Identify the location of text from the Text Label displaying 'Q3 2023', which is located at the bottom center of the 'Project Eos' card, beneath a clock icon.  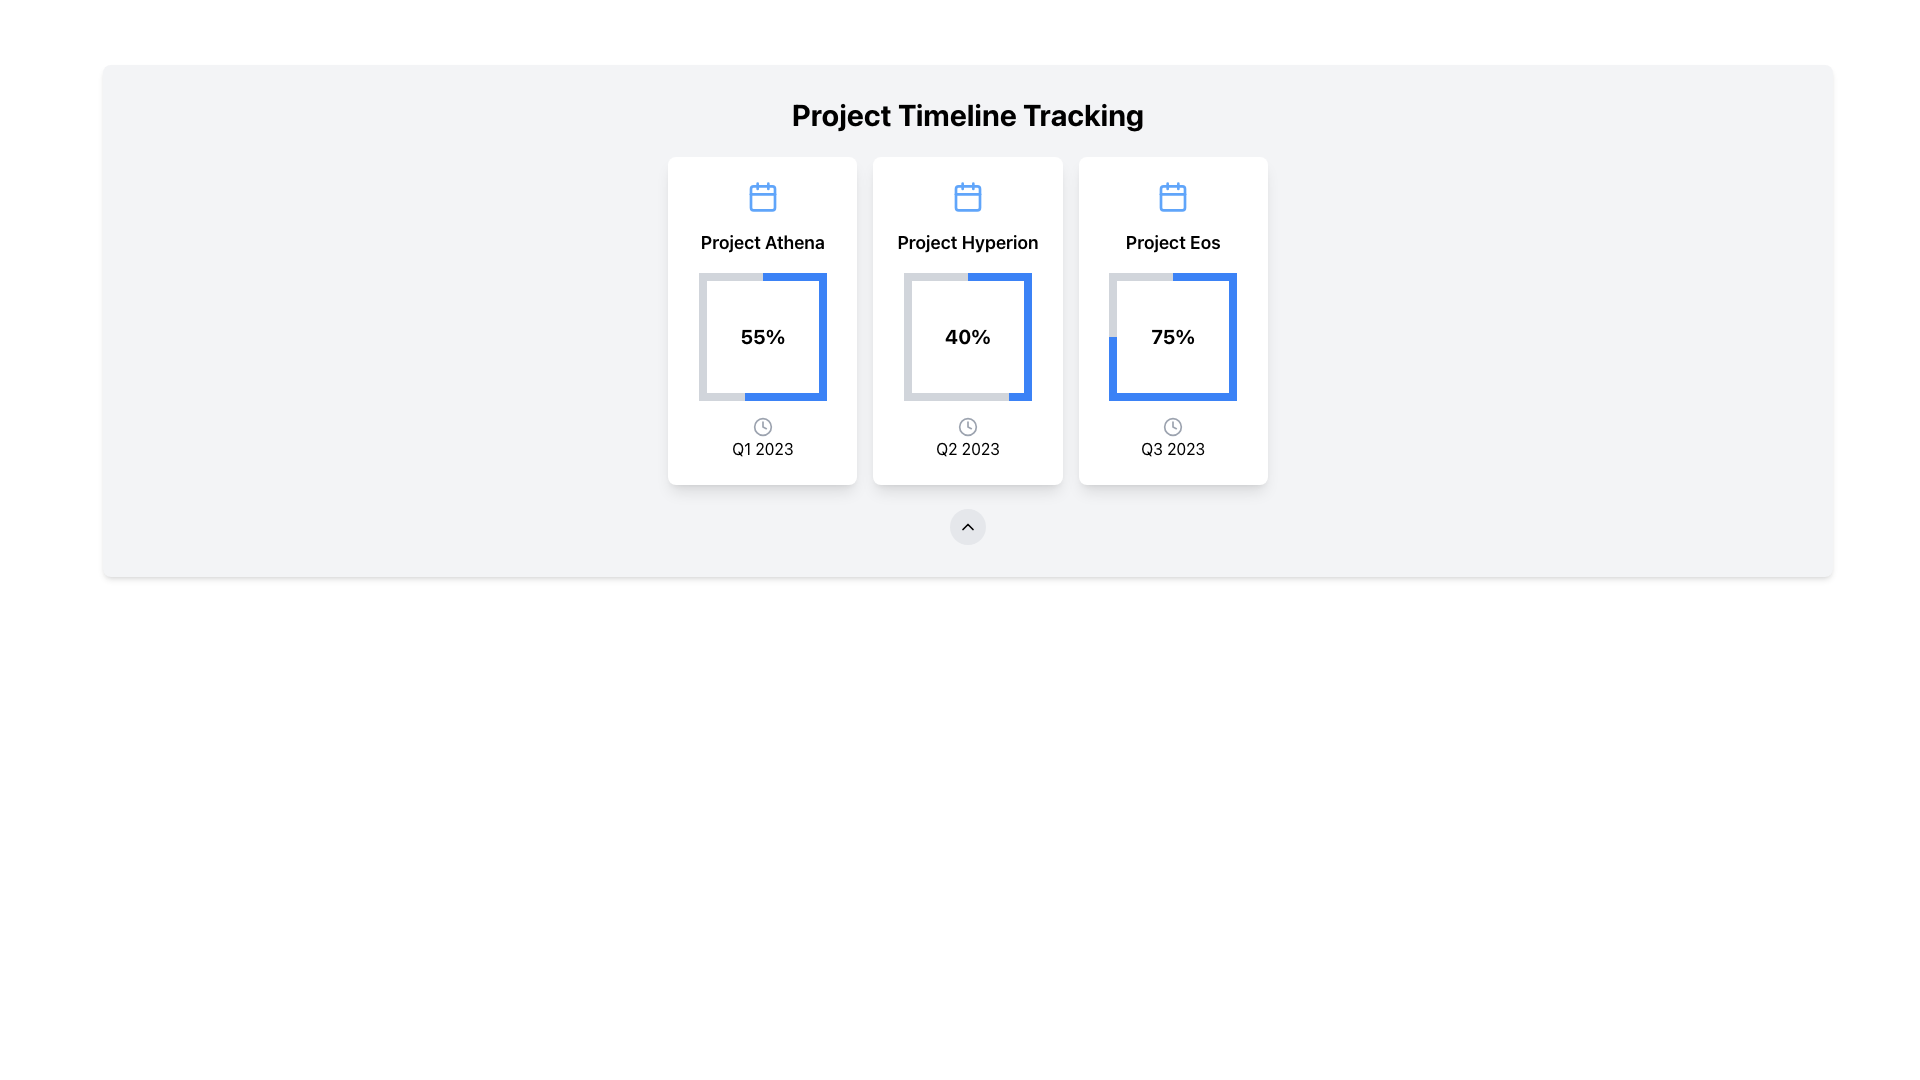
(1173, 447).